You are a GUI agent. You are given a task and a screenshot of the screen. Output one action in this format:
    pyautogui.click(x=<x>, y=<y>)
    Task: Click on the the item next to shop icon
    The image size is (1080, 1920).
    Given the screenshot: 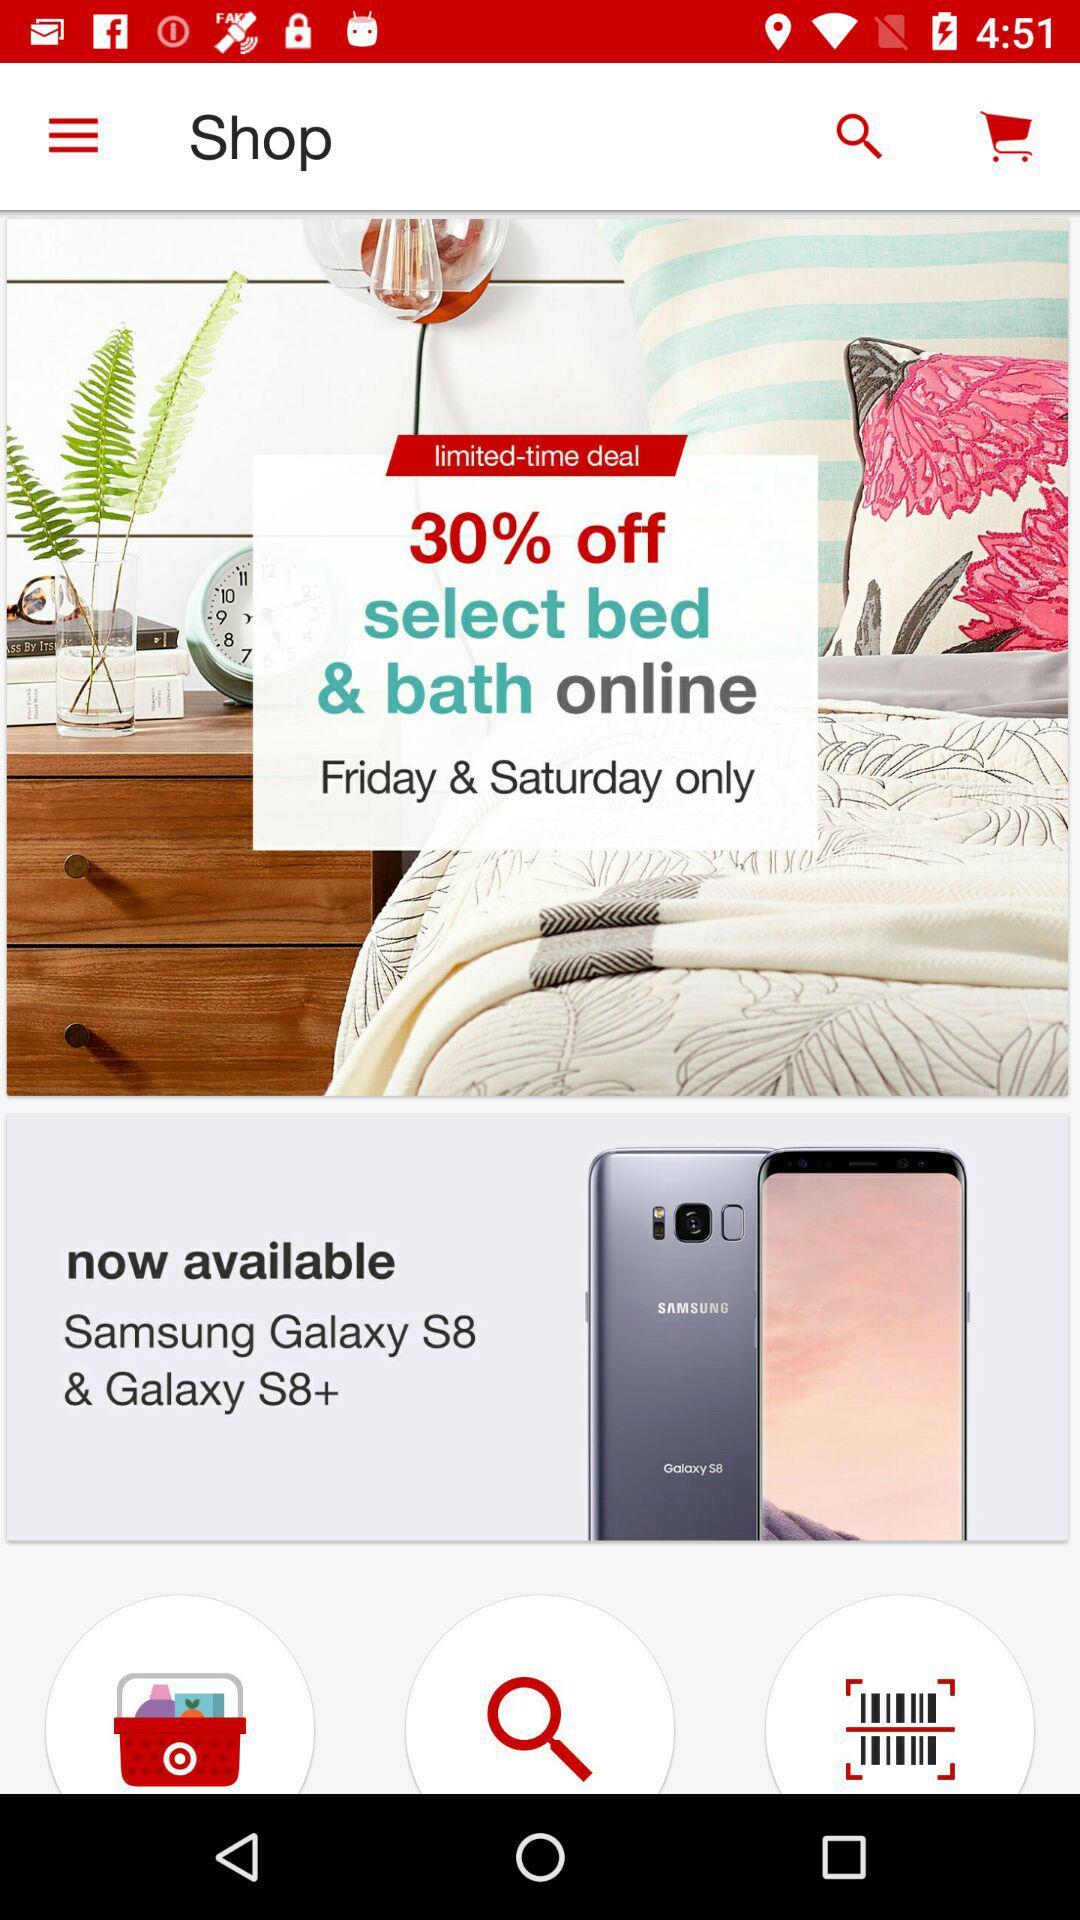 What is the action you would take?
    pyautogui.click(x=858, y=135)
    